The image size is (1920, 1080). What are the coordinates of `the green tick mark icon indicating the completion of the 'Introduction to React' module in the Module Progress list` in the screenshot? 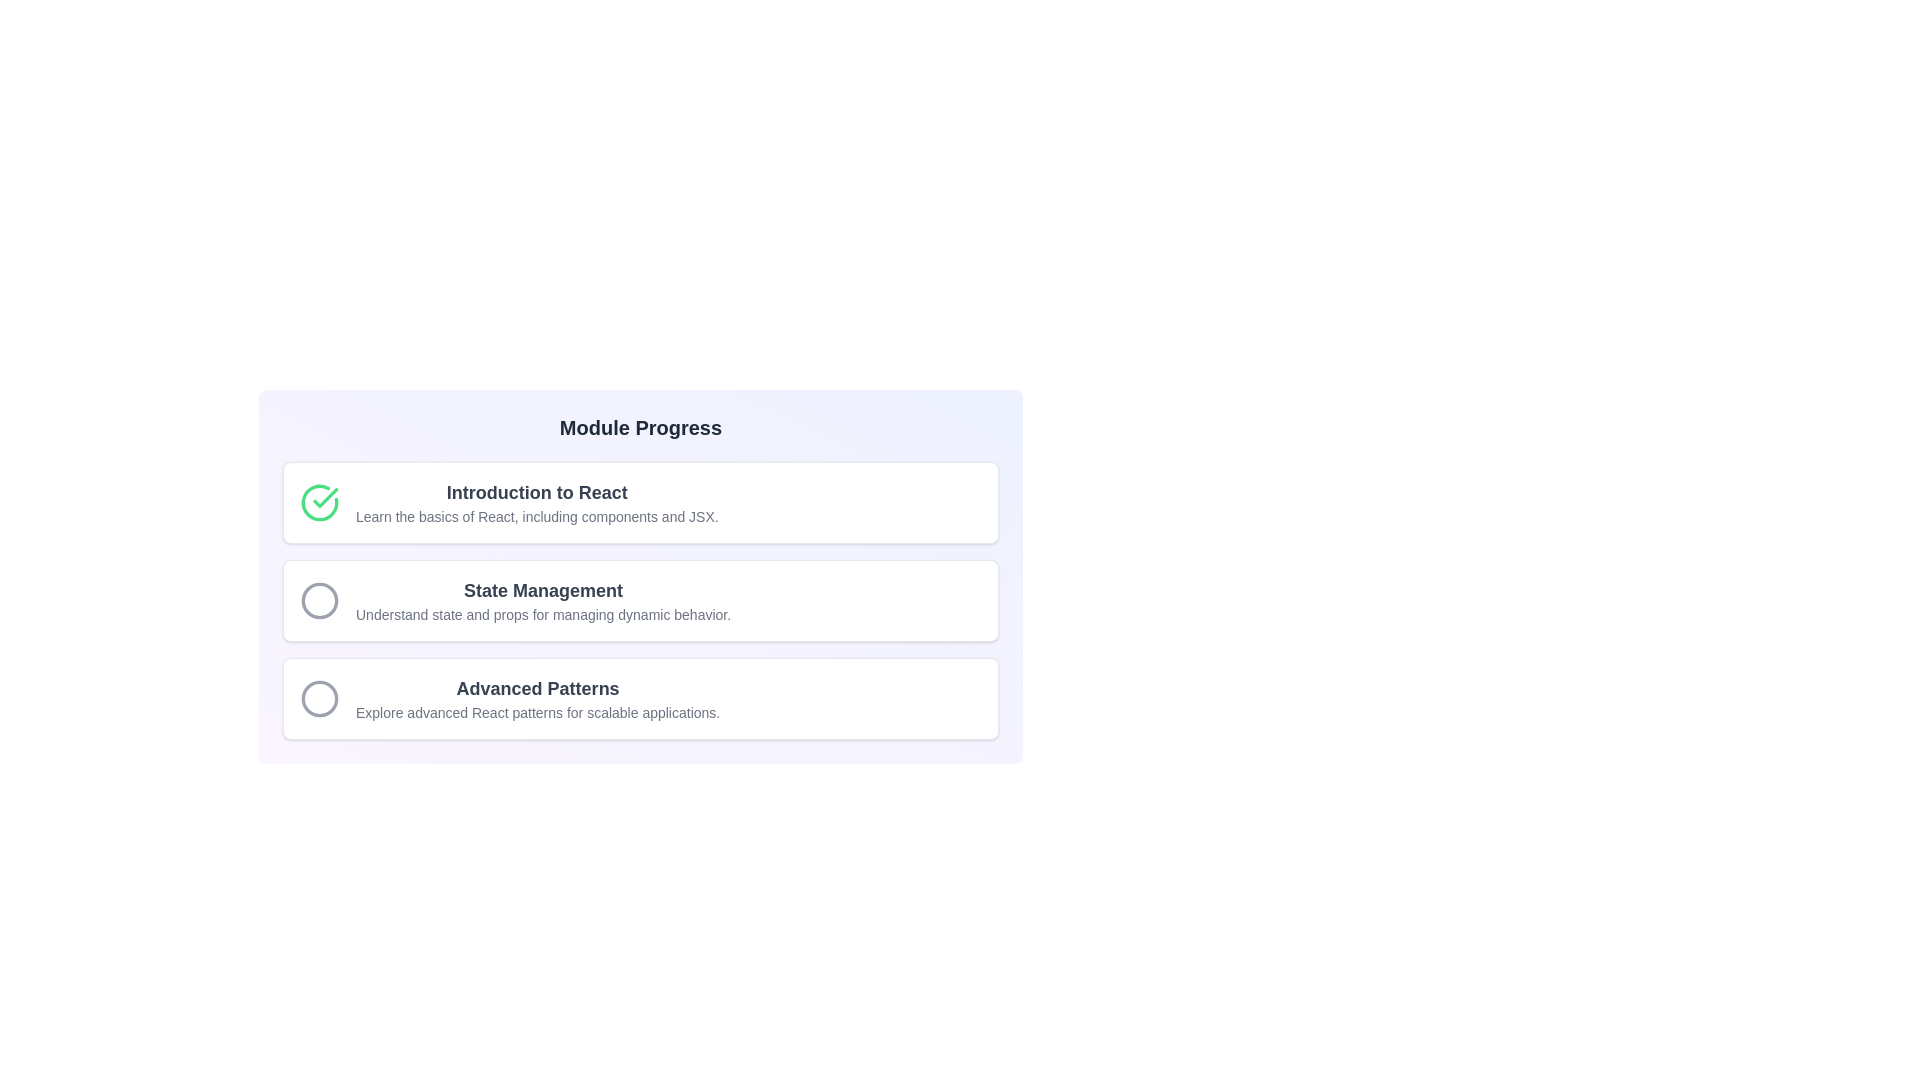 It's located at (325, 496).